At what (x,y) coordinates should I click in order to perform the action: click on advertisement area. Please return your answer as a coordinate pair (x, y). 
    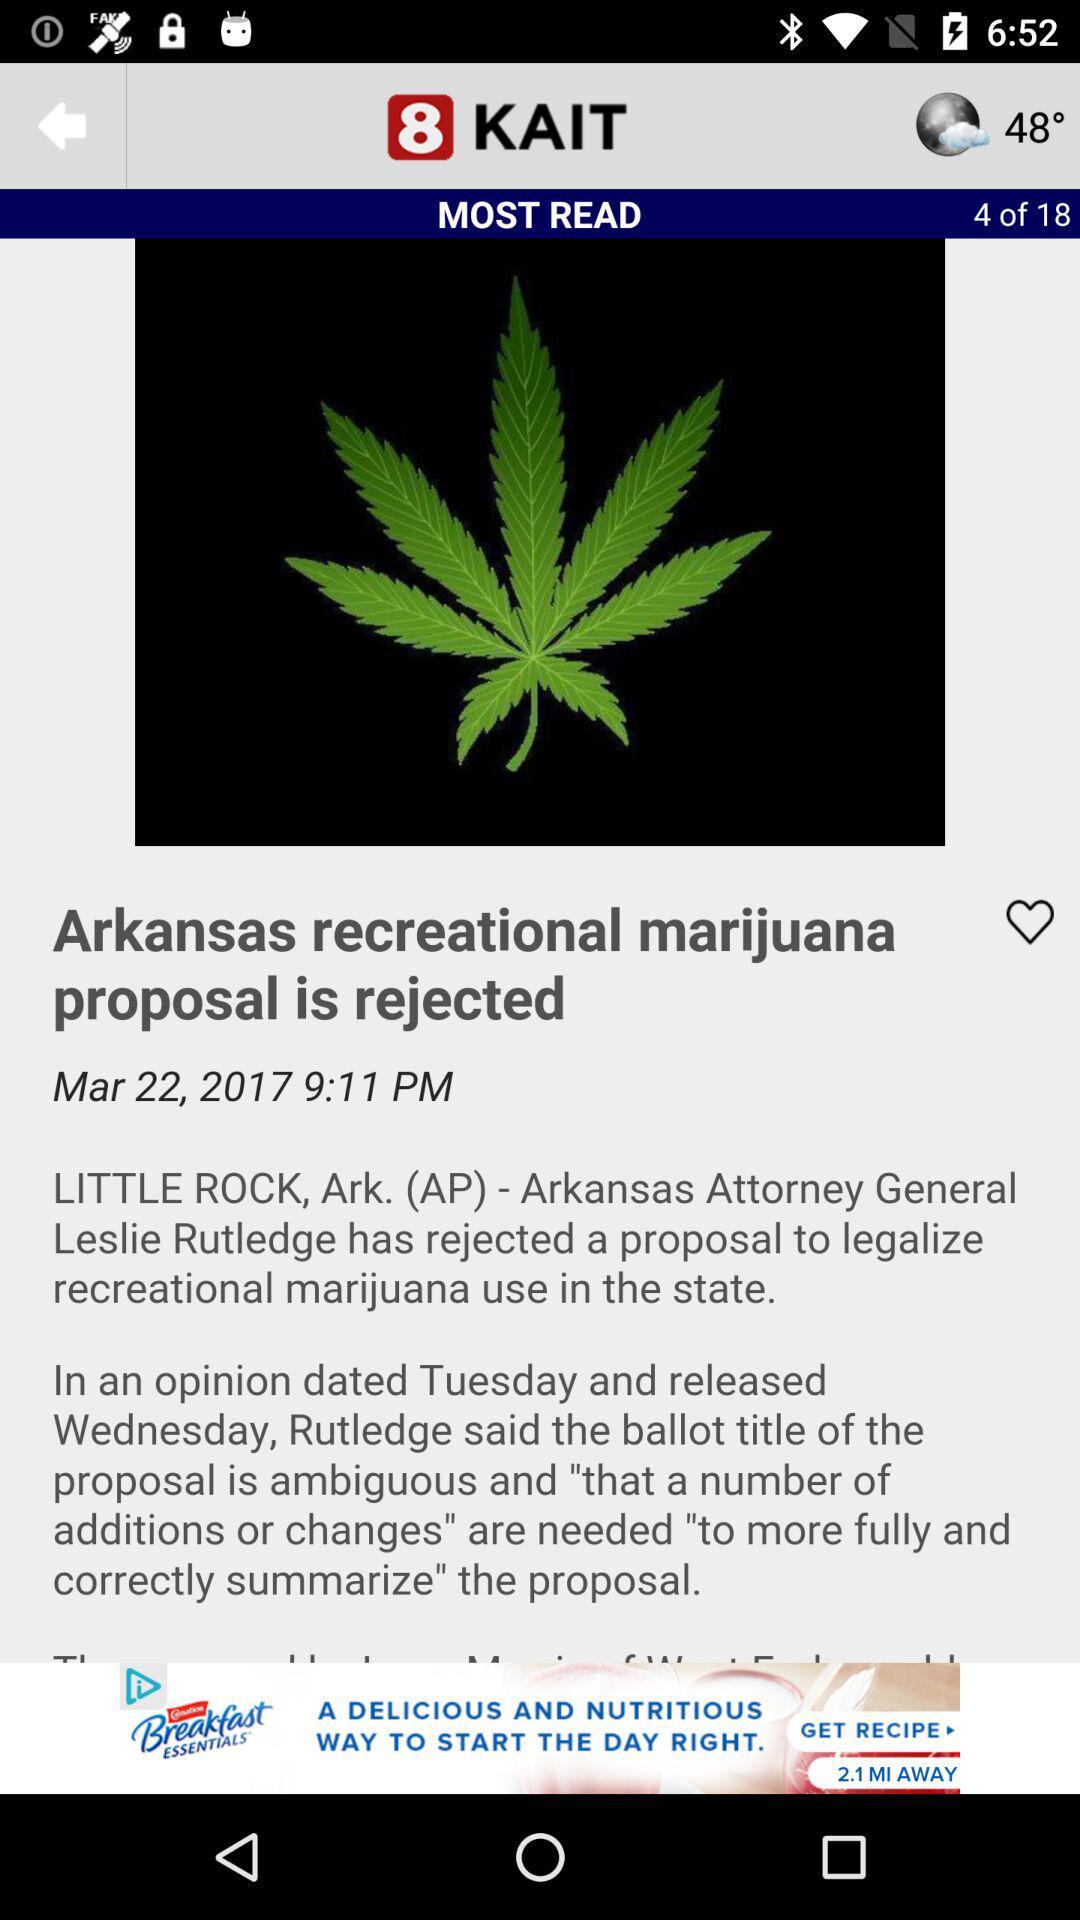
    Looking at the image, I should click on (540, 1727).